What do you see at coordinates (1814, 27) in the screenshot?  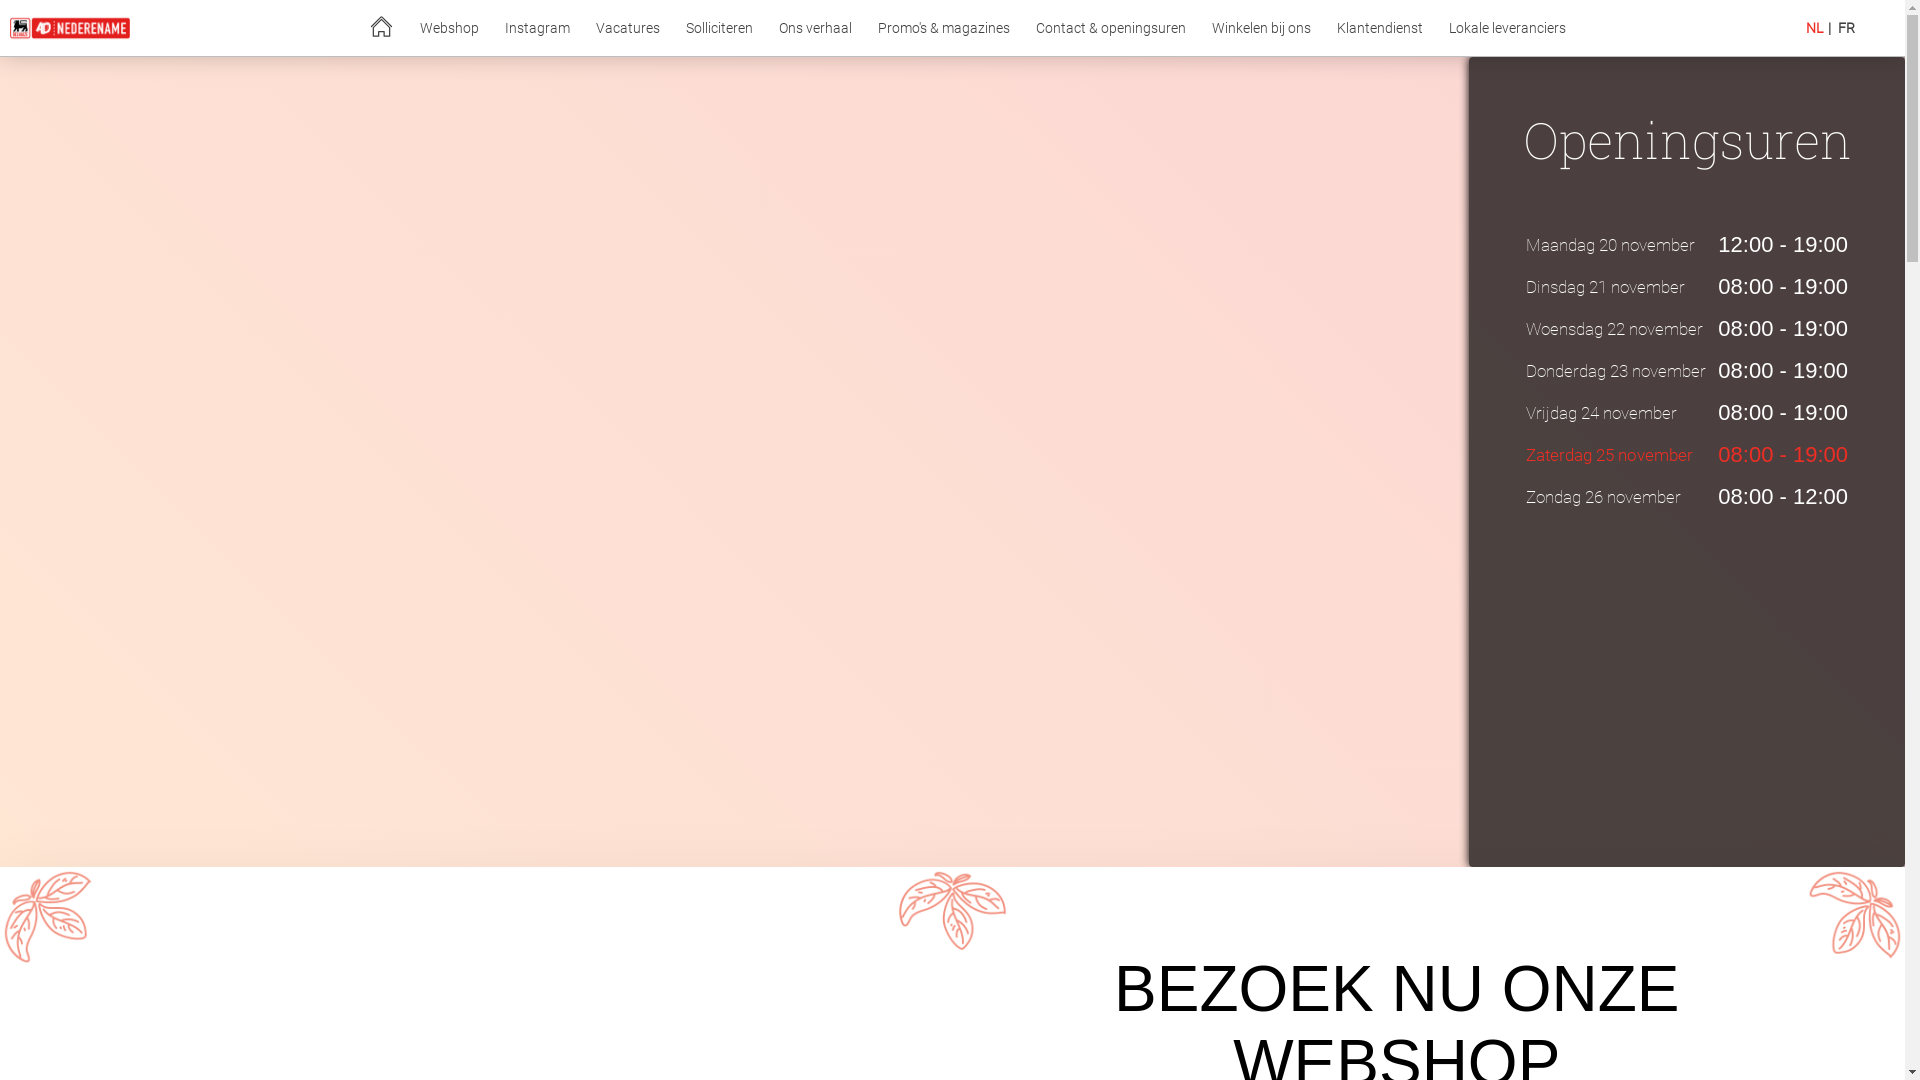 I see `'NL'` at bounding box center [1814, 27].